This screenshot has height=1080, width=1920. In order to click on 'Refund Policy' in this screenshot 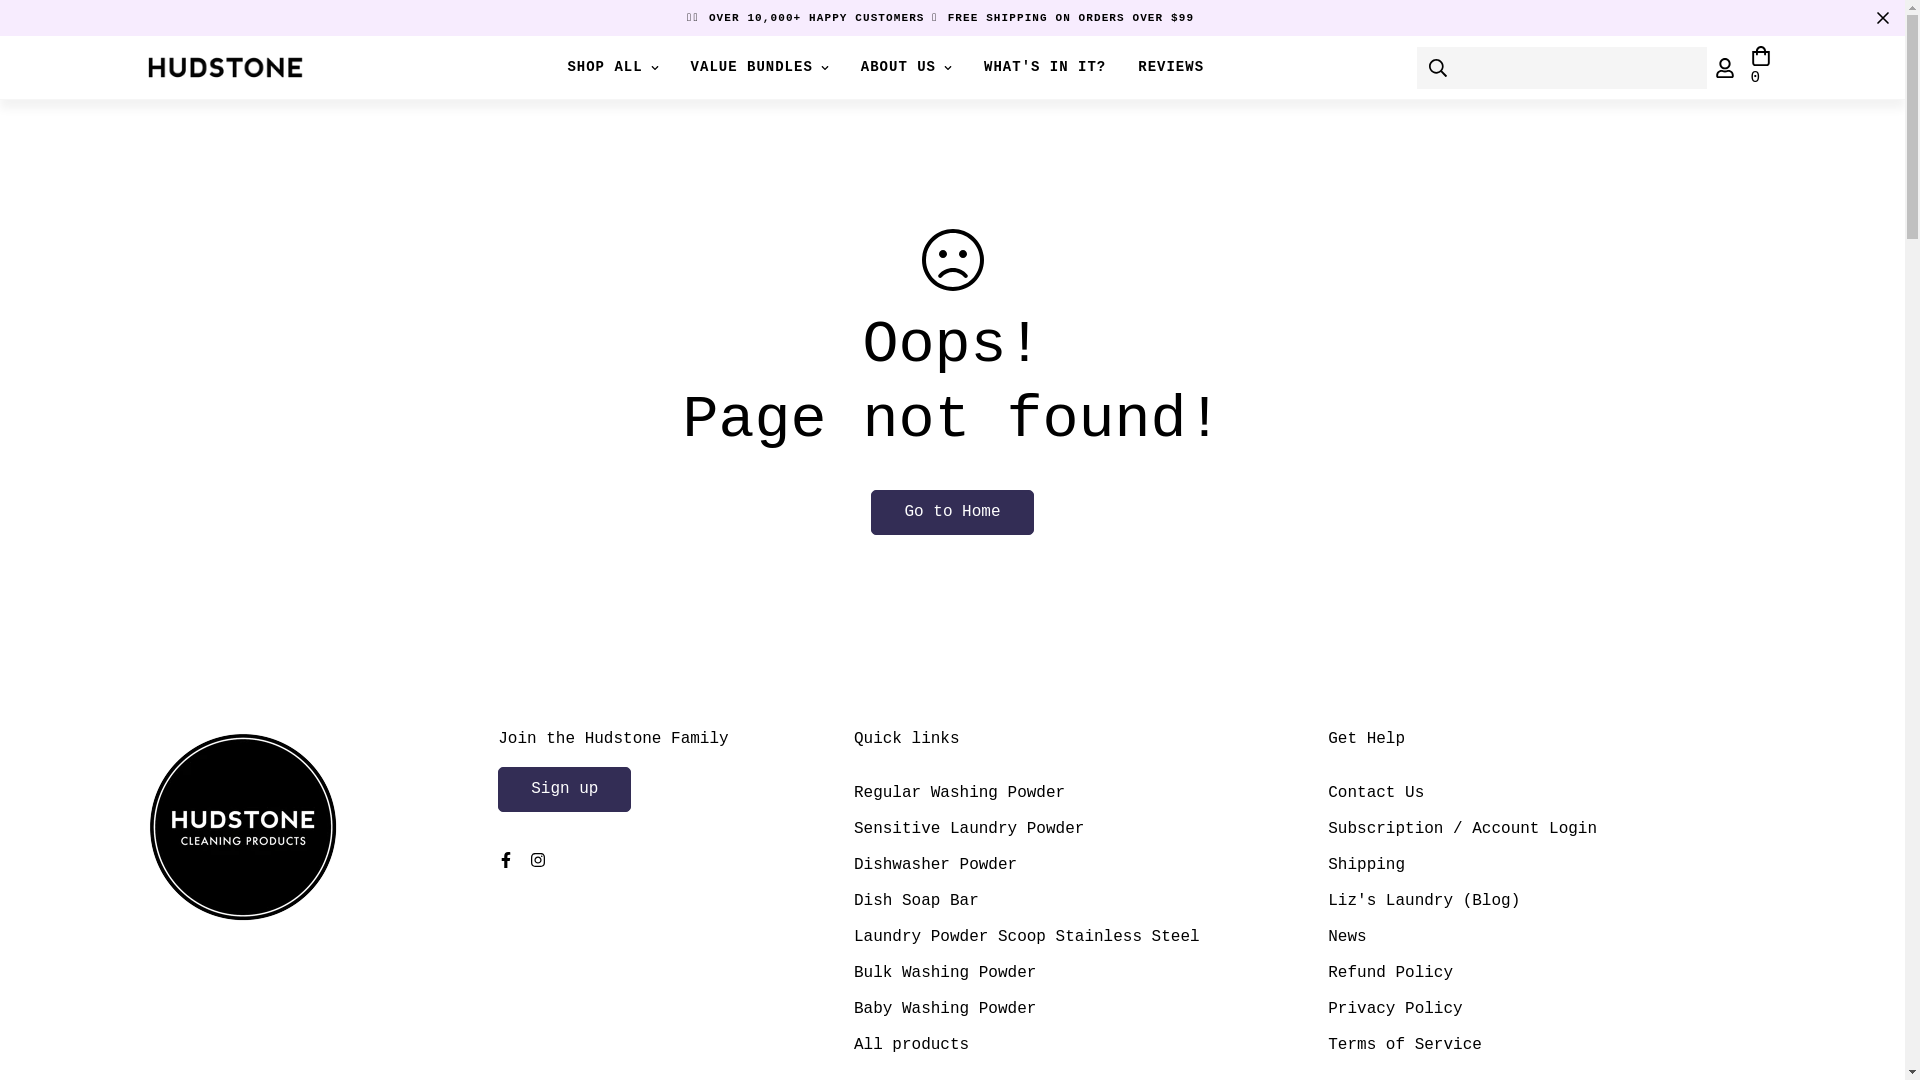, I will do `click(1389, 971)`.